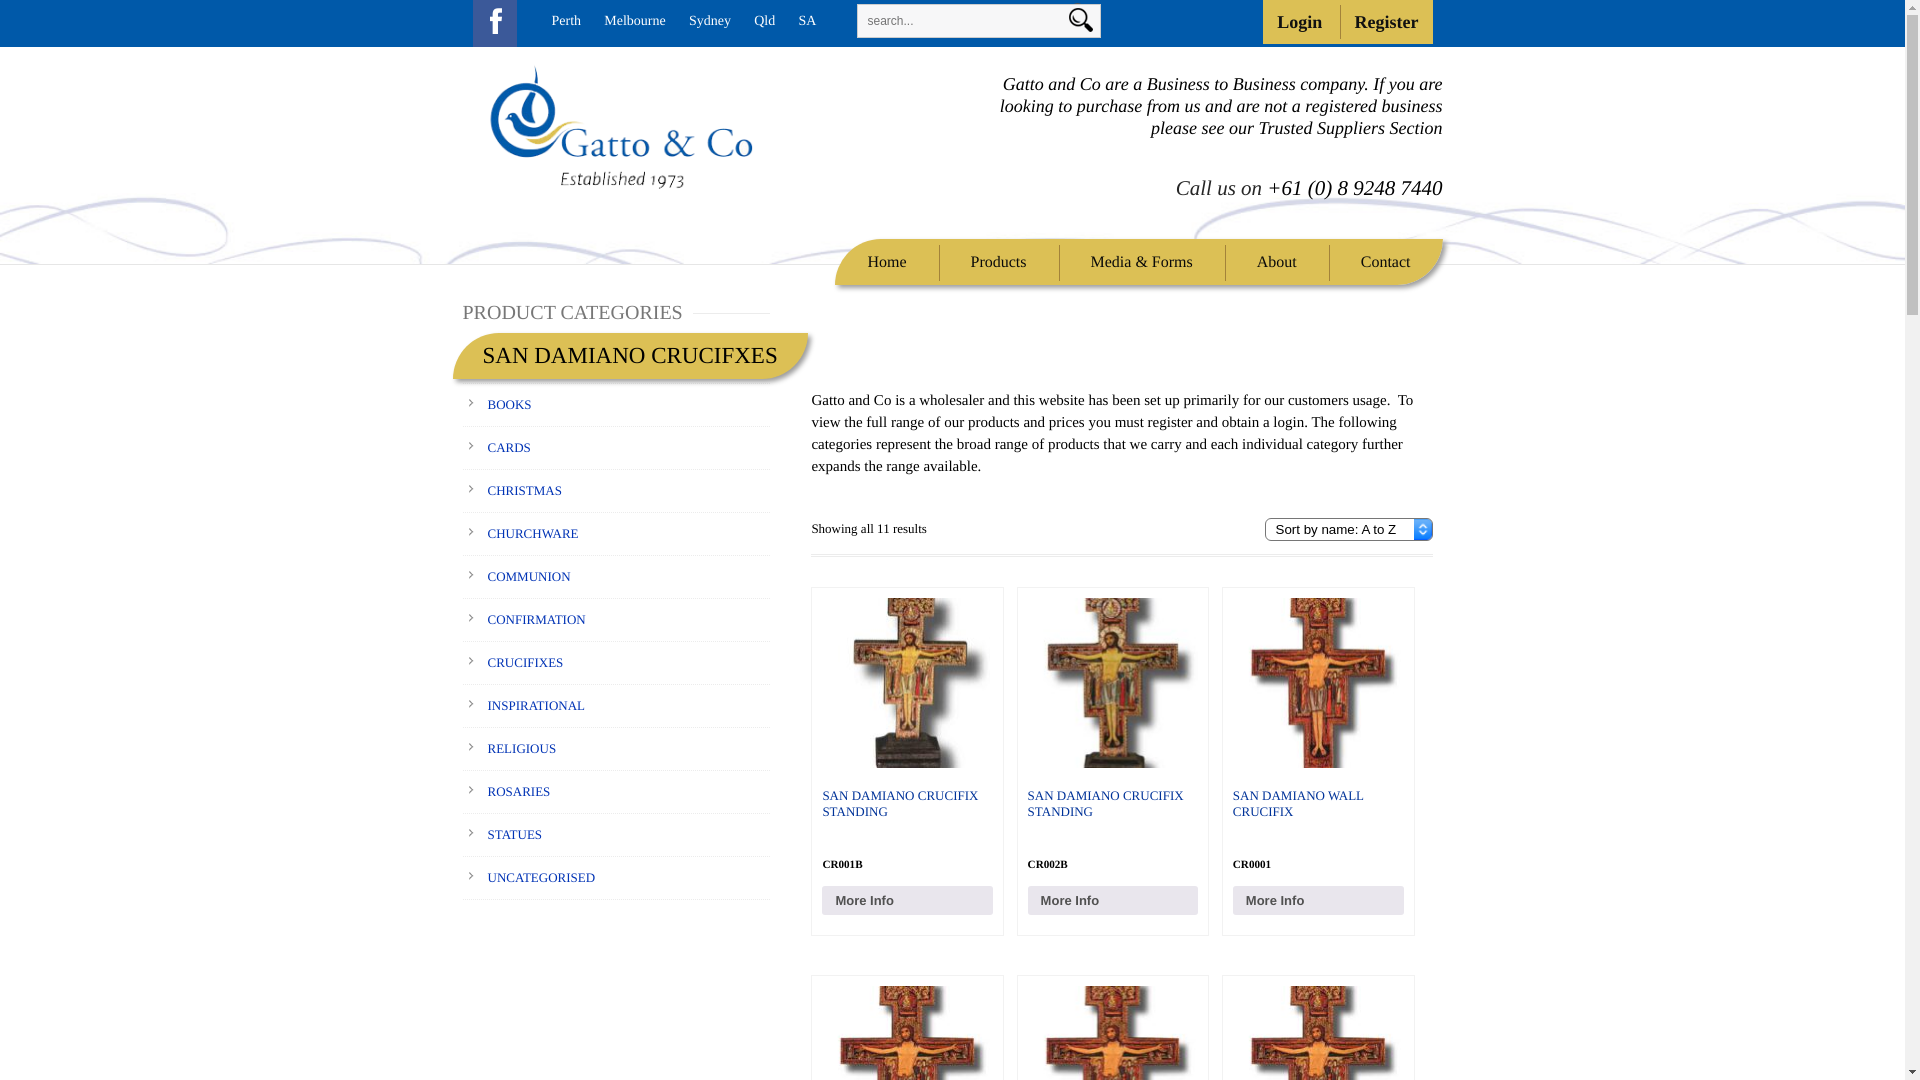 The image size is (1920, 1080). Describe the element at coordinates (515, 834) in the screenshot. I see `'STATUES'` at that location.